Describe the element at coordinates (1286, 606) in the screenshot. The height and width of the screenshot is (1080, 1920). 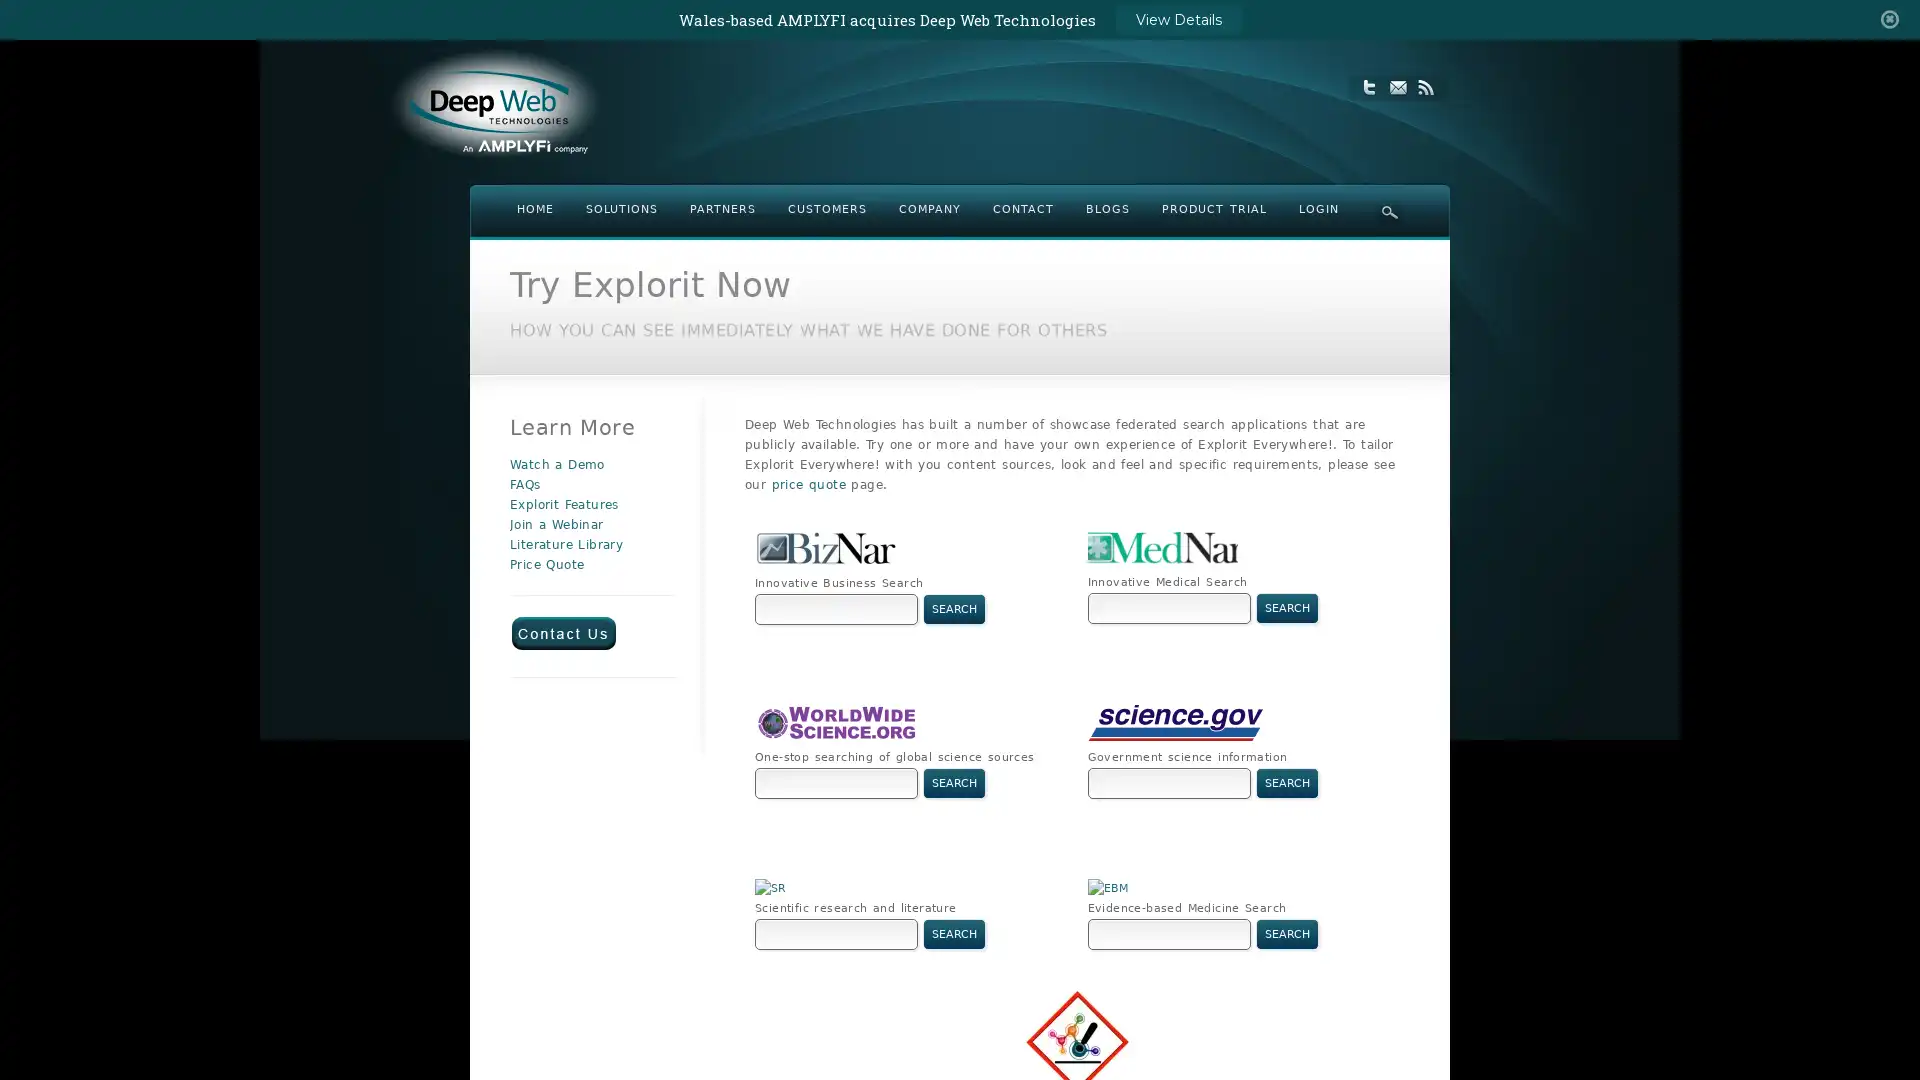
I see `Search` at that location.